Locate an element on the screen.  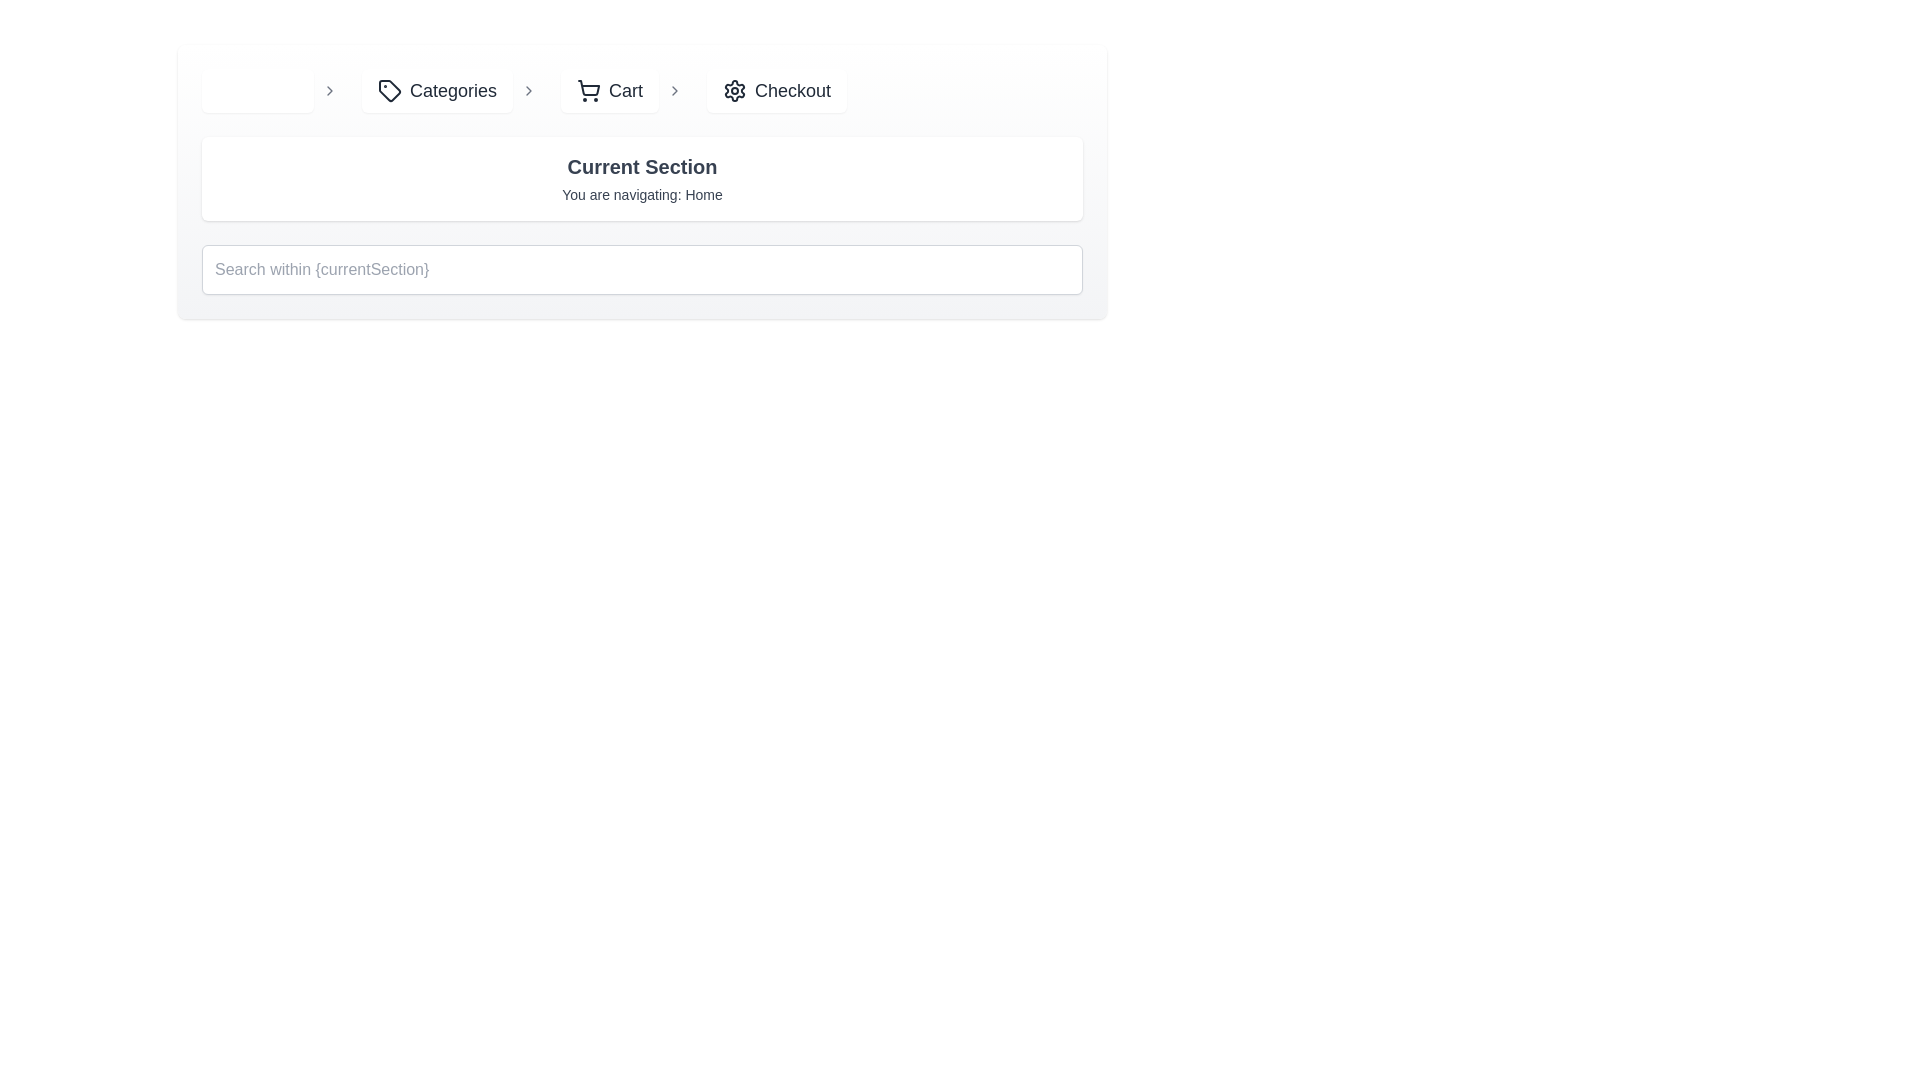
the text block containing navigational information, which has a gradient background, rounded corners, and displays 'Current Section' and 'You are navigating: Home.' is located at coordinates (642, 181).